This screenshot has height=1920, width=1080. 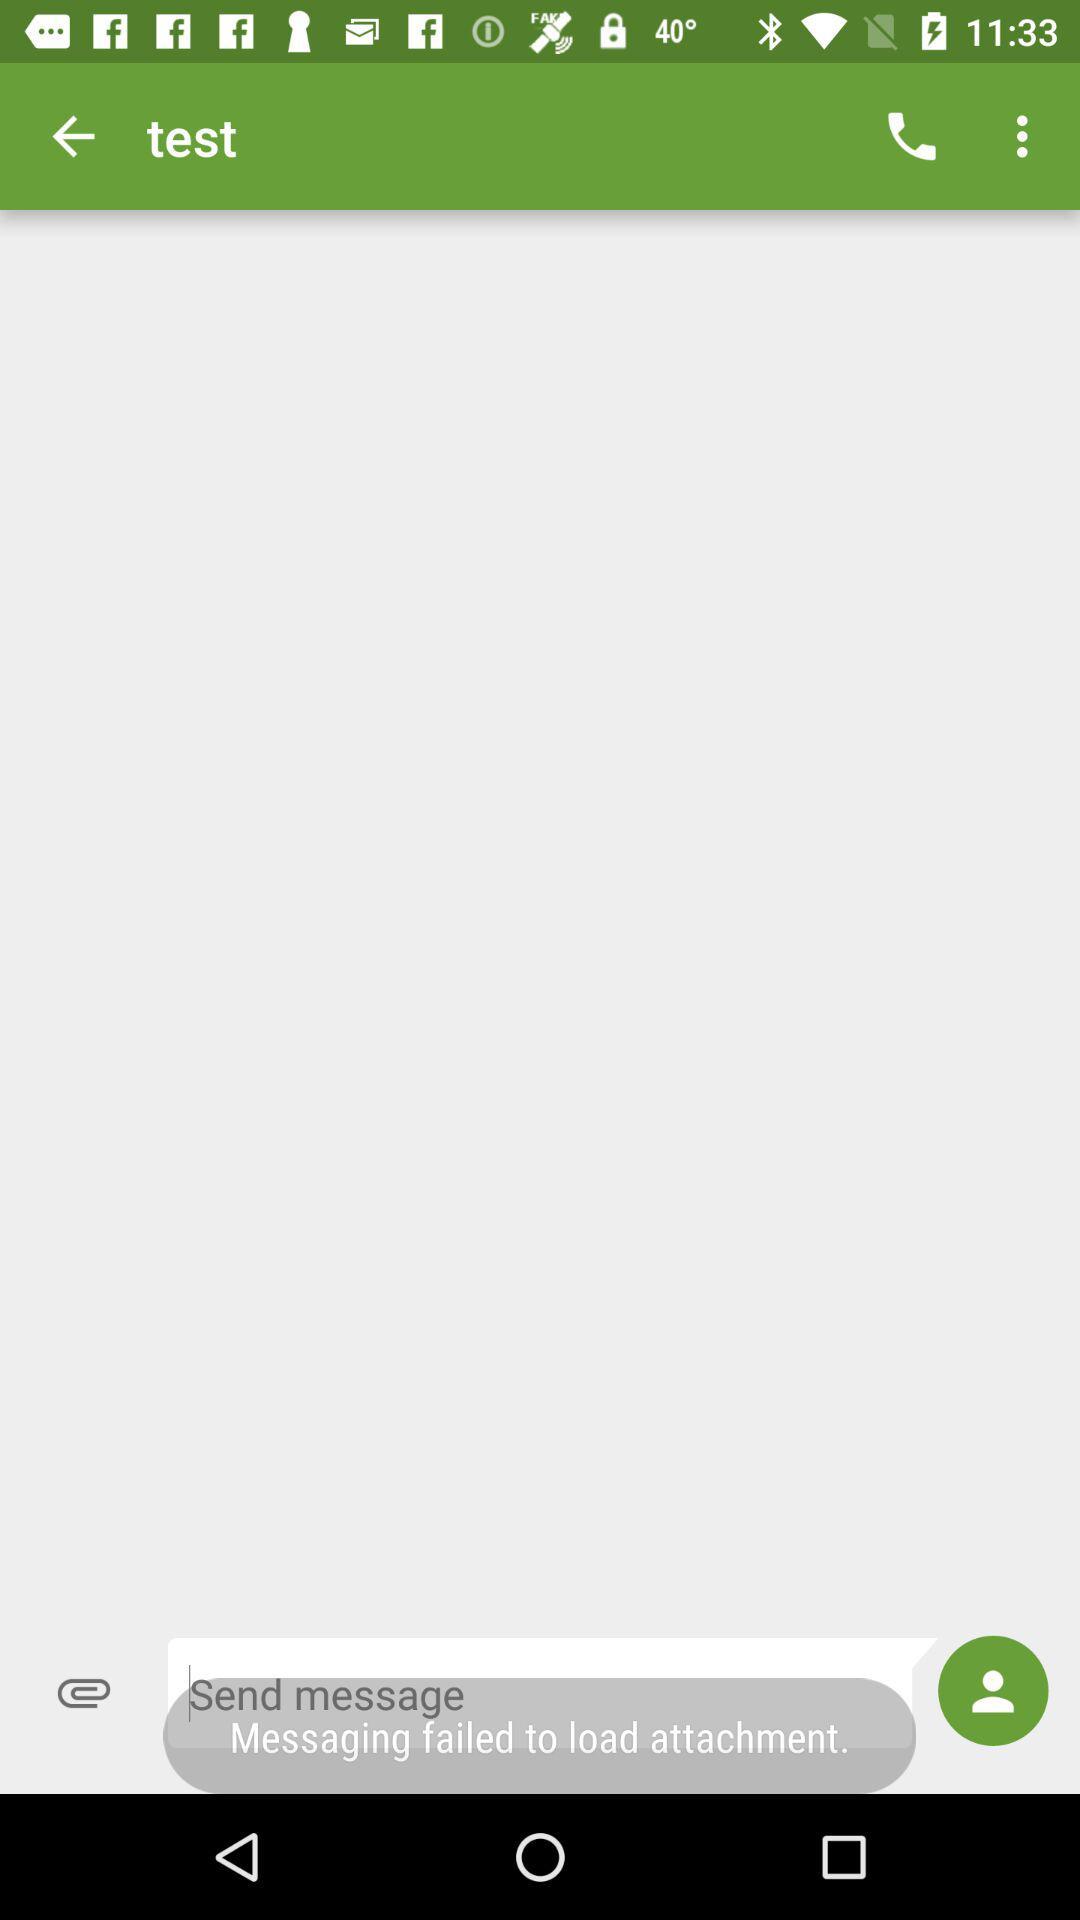 What do you see at coordinates (83, 1692) in the screenshot?
I see `the attach_file icon` at bounding box center [83, 1692].